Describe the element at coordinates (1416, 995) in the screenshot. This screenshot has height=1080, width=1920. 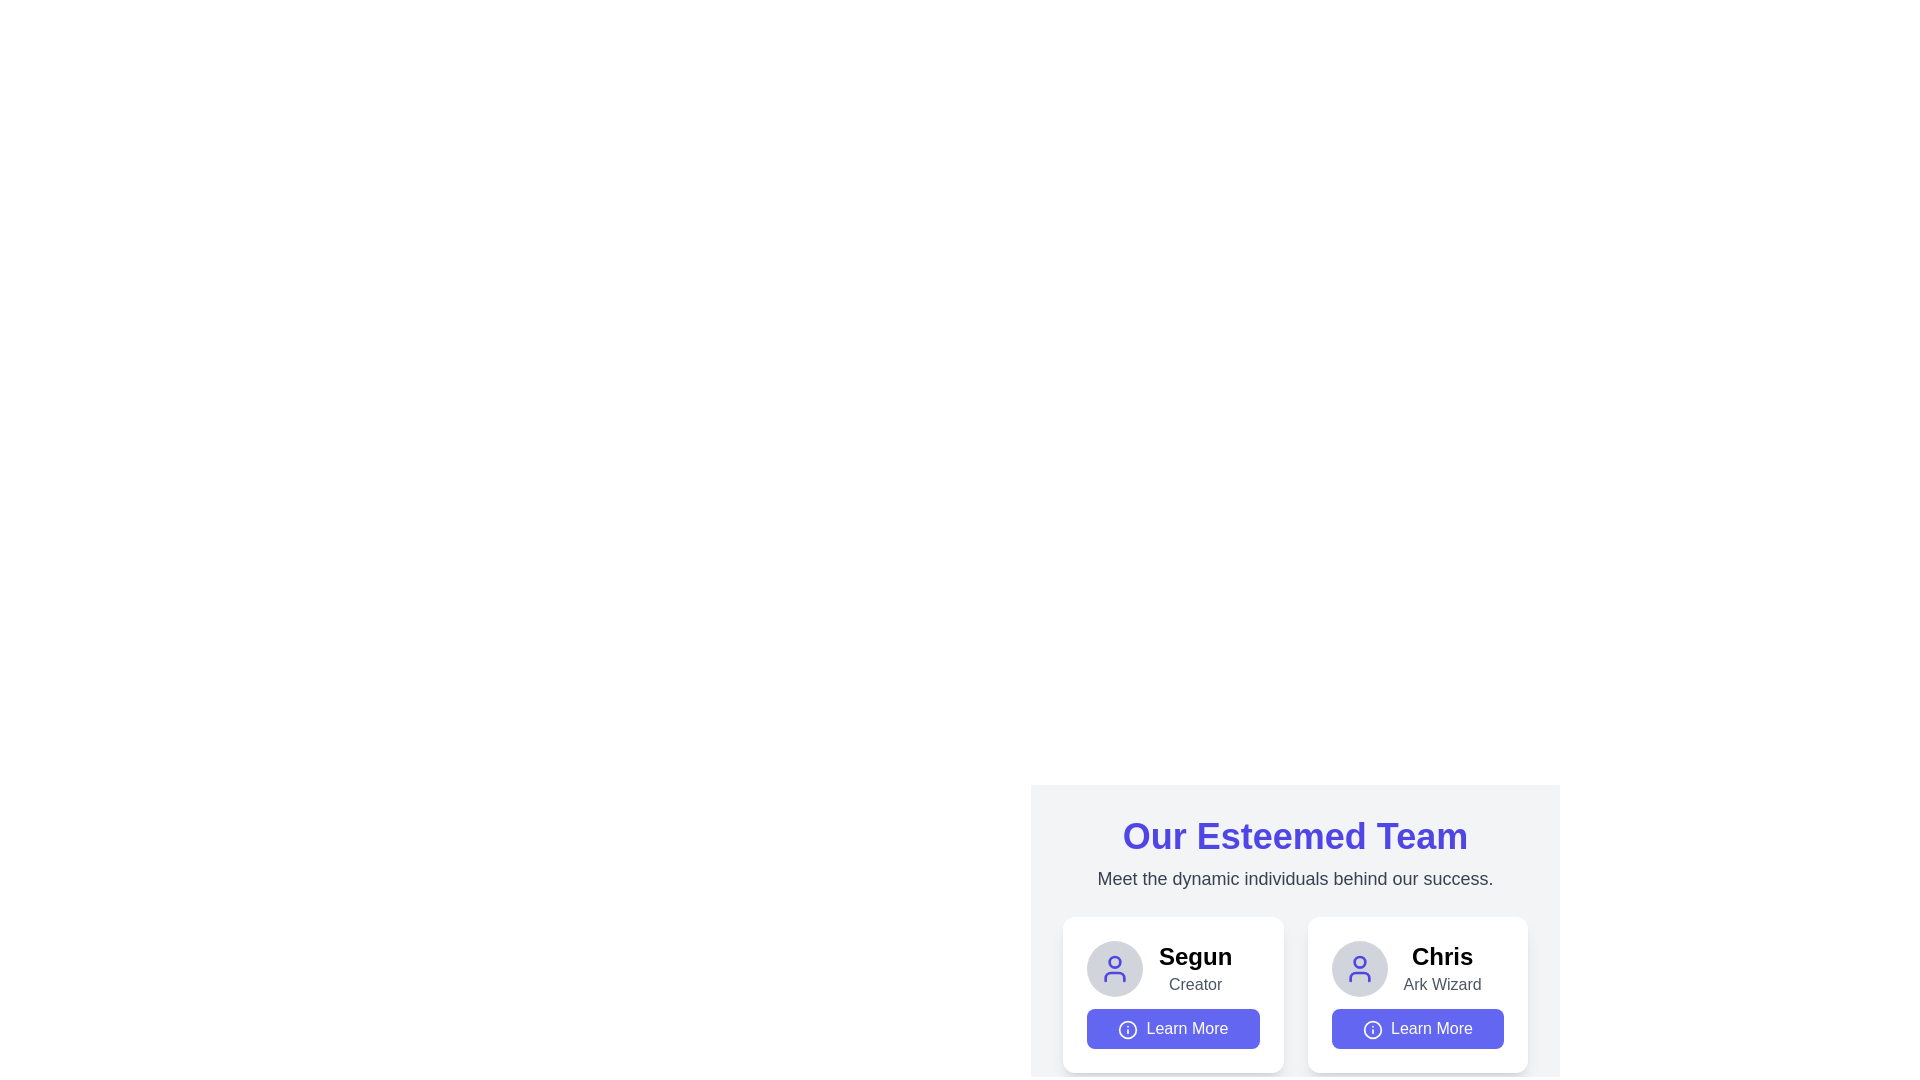
I see `the 'Learn More' button on the Profile Card for Chris, located in the second column of the 'Our Esteemed Team' section` at that location.